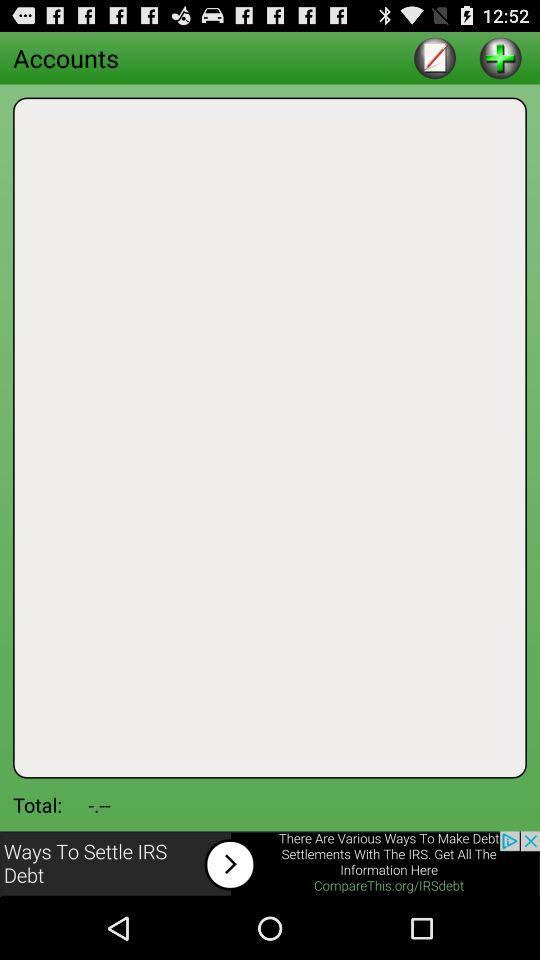  I want to click on new account, so click(499, 56).